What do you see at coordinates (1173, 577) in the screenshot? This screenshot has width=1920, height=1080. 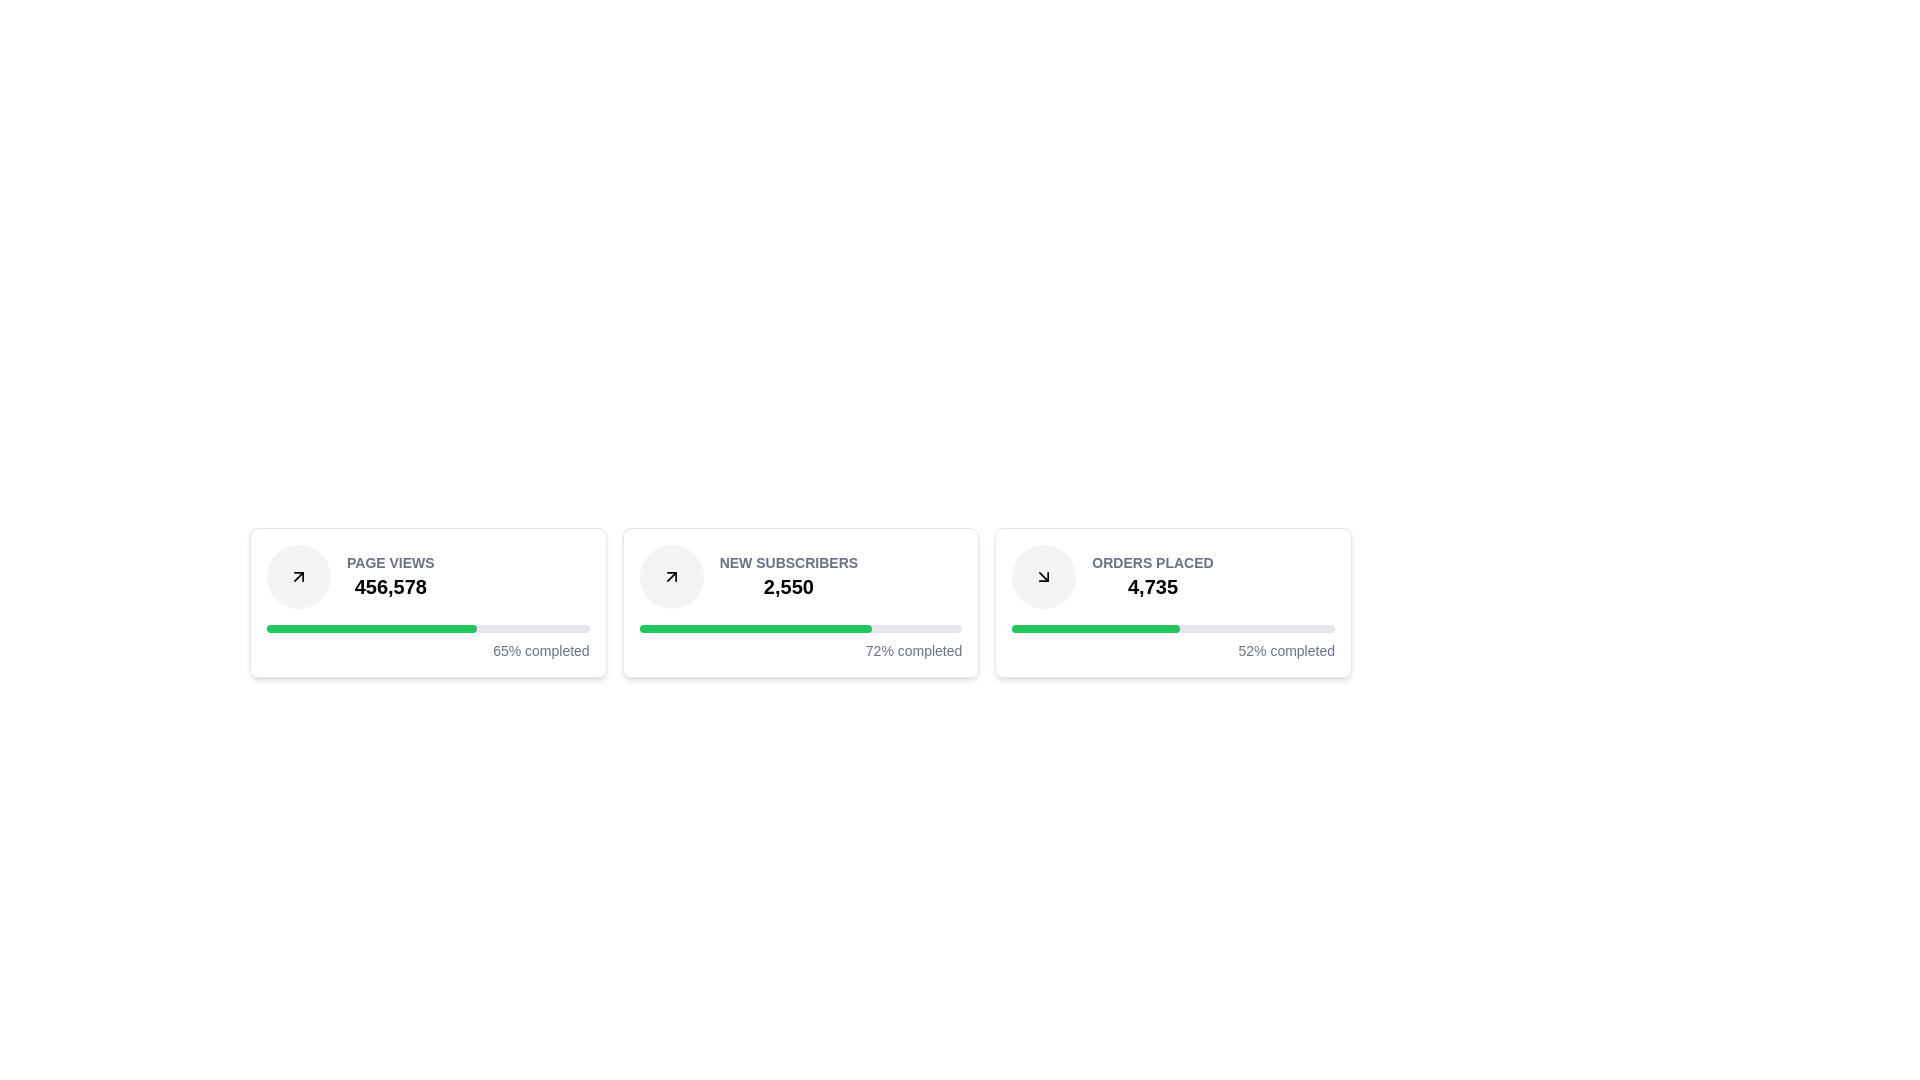 I see `the text block displaying 'Orders Placed' with the numeric value '4,735' in bold black text, located in the upper section of the rightmost summary card` at bounding box center [1173, 577].